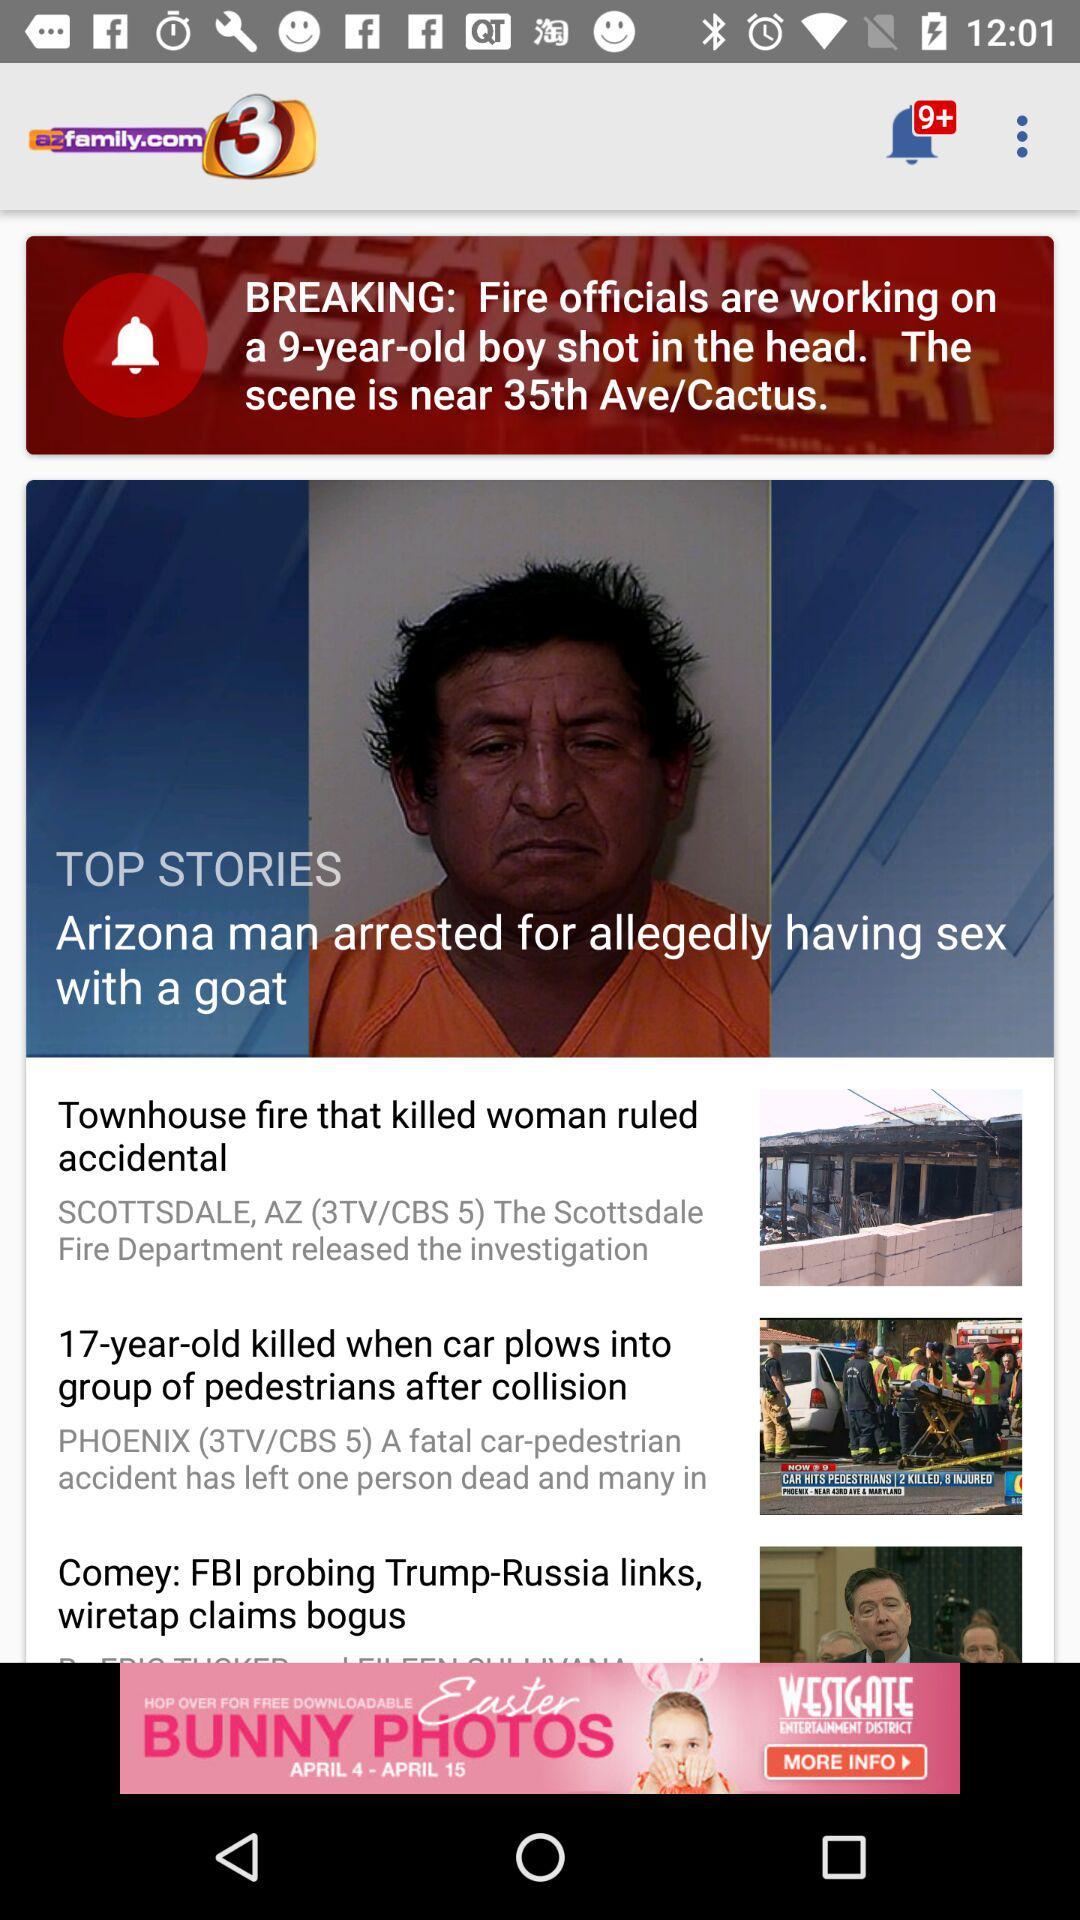 The width and height of the screenshot is (1080, 1920). I want to click on the notification icon, so click(911, 136).